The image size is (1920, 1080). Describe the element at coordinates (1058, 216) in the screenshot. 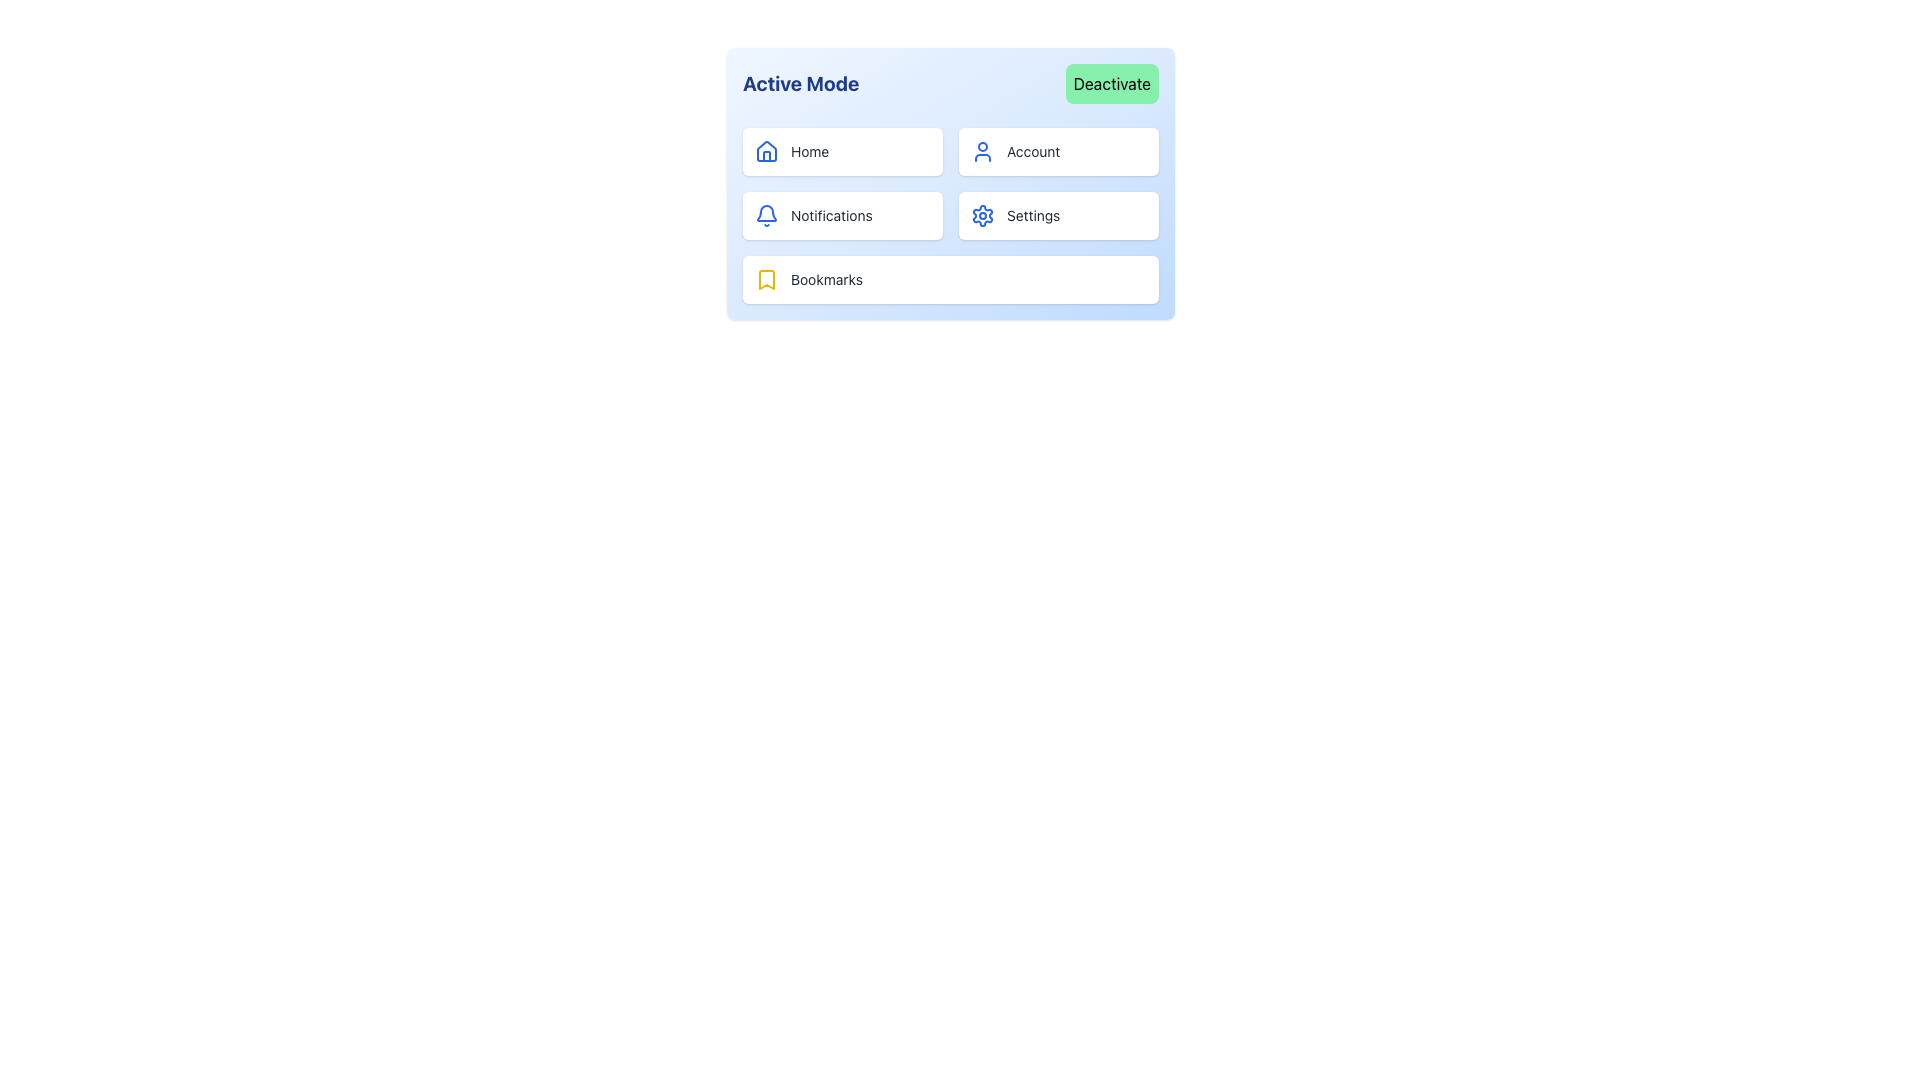

I see `the 'Settings' button, which is located in the second column, second row of the grid layout, to observe the visual hover effect` at that location.